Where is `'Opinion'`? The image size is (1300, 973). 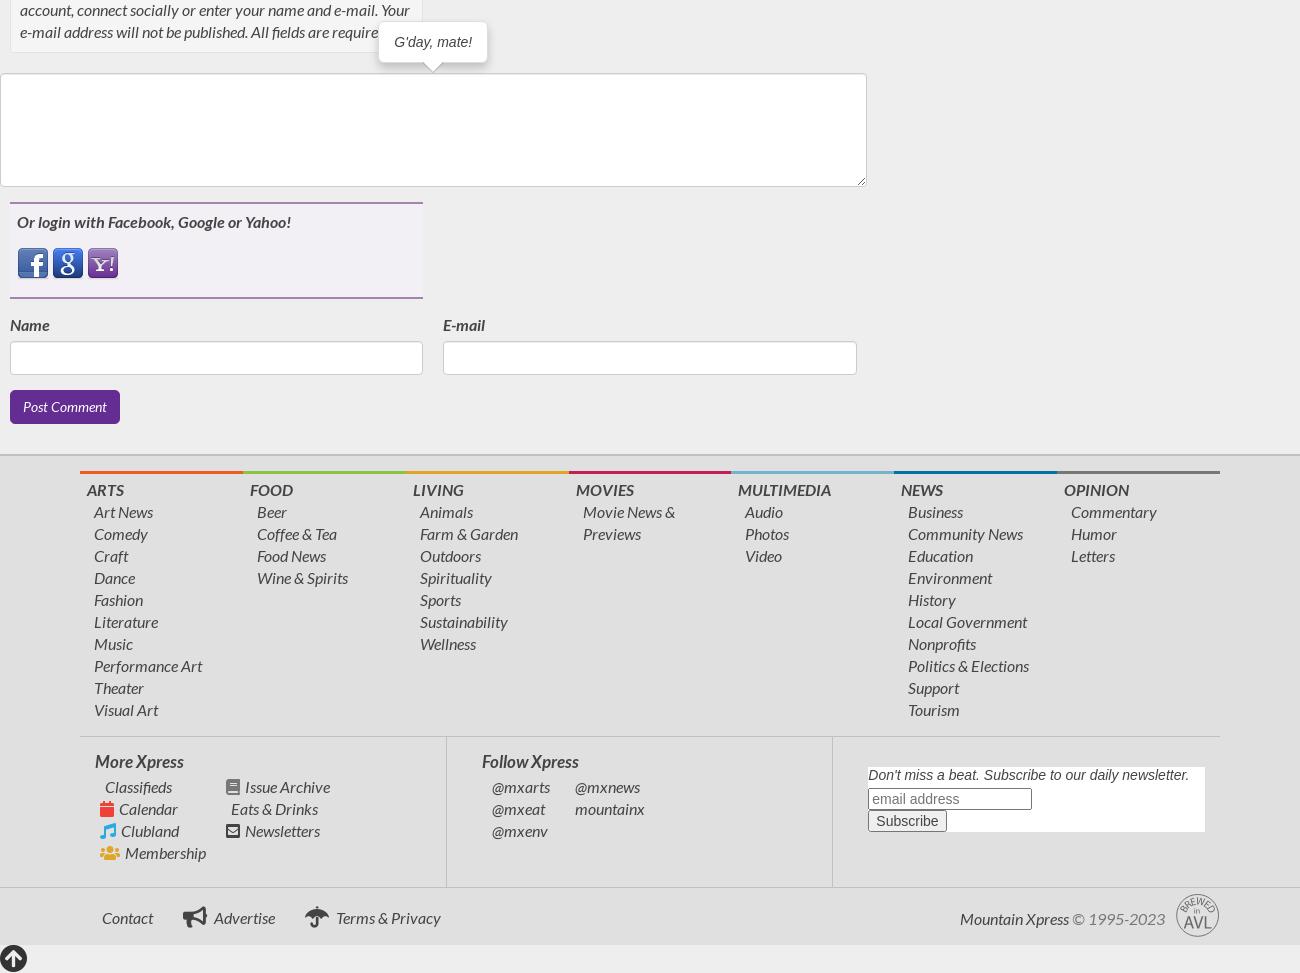
'Opinion' is located at coordinates (1095, 487).